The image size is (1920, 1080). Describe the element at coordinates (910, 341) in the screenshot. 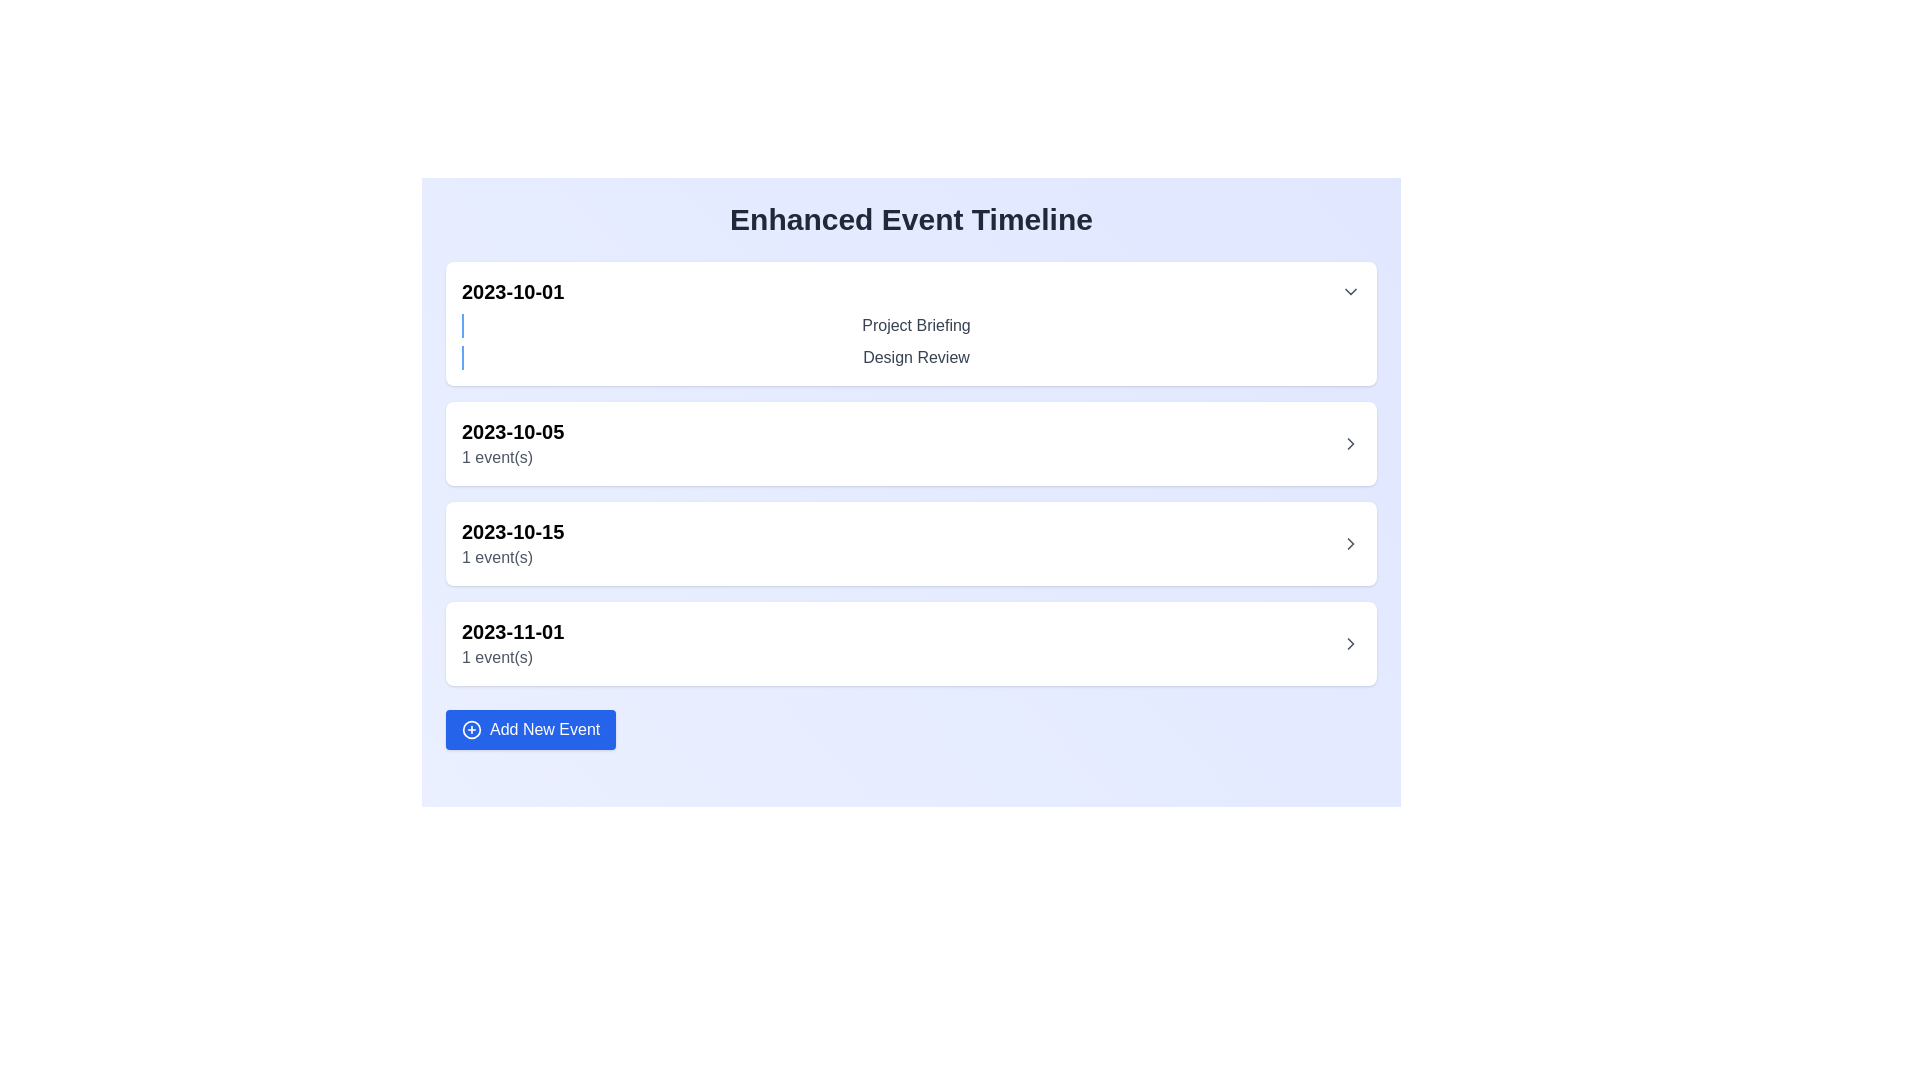

I see `information displayed in the textual display element that lists 'Project Briefing' and 'Design Review' under the date '2023-10-01'` at that location.